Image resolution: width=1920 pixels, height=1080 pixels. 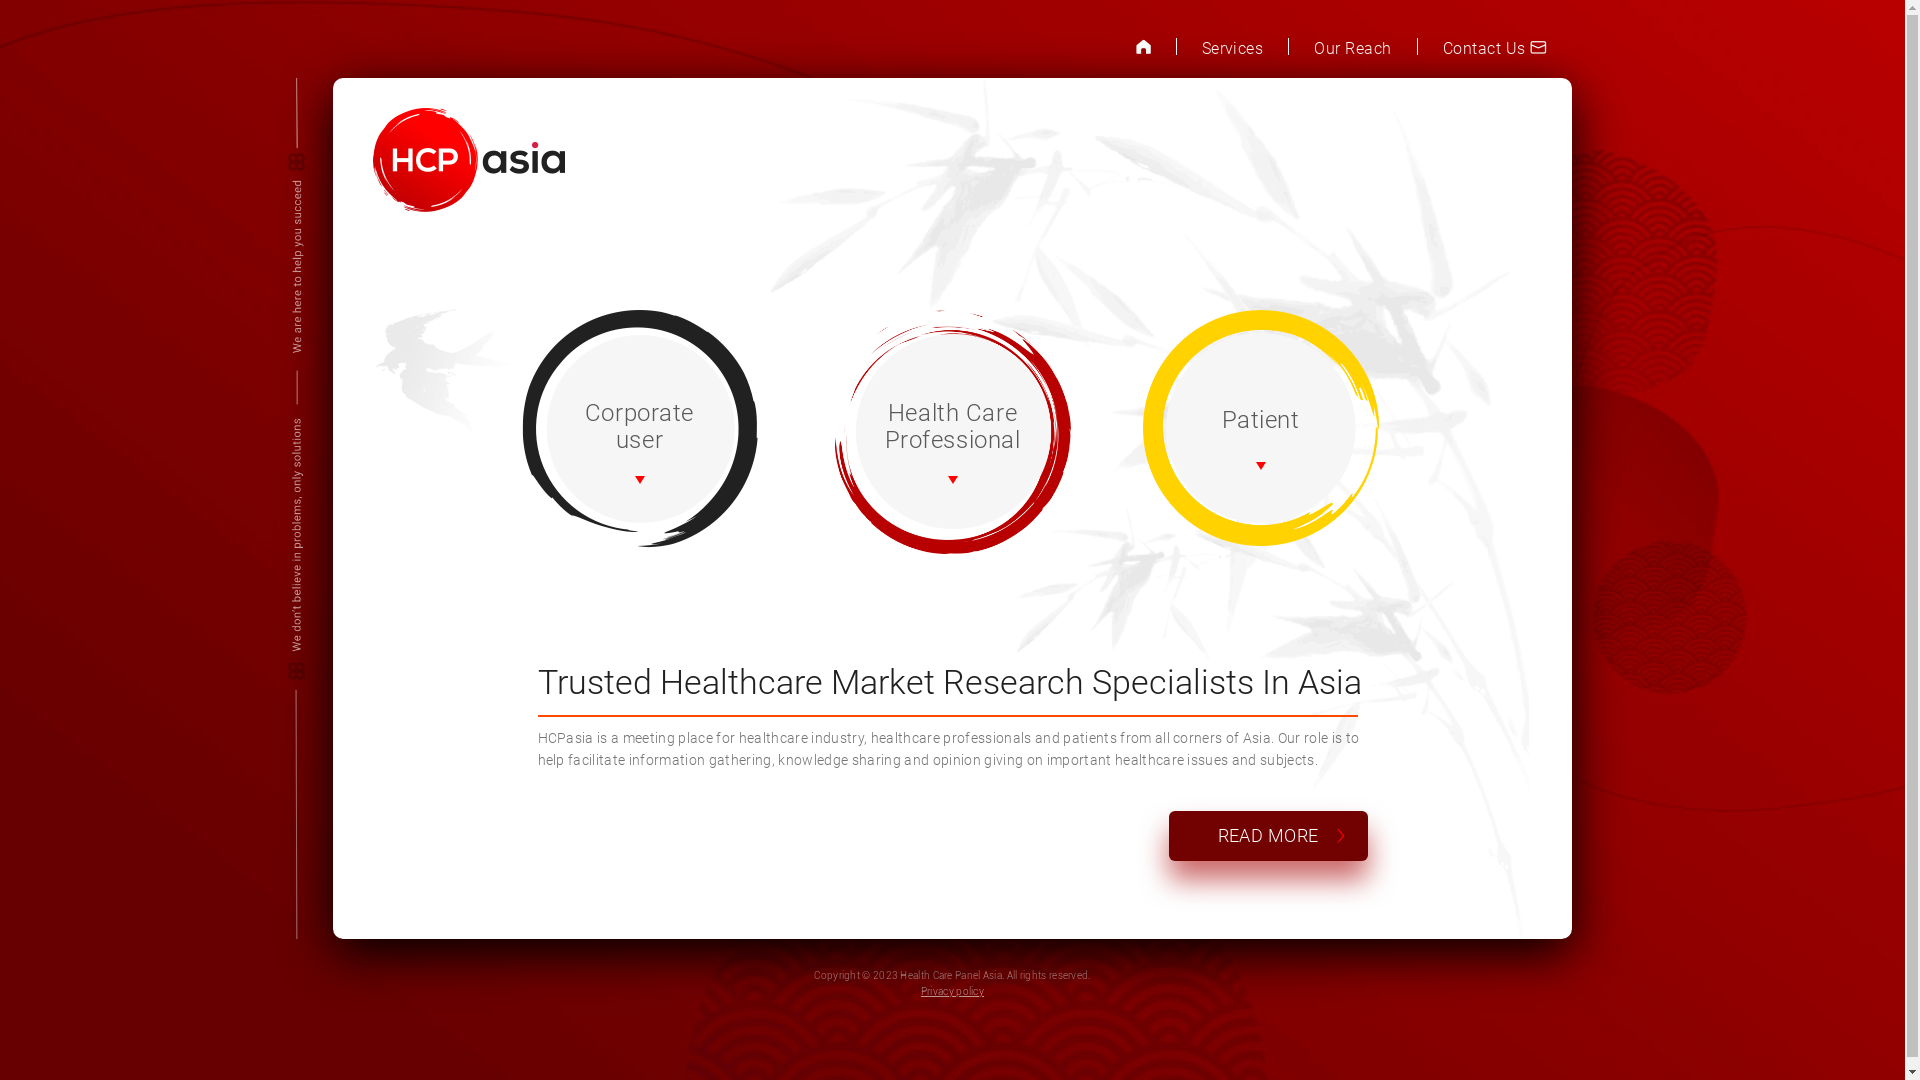 What do you see at coordinates (951, 991) in the screenshot?
I see `'Privacy policy'` at bounding box center [951, 991].